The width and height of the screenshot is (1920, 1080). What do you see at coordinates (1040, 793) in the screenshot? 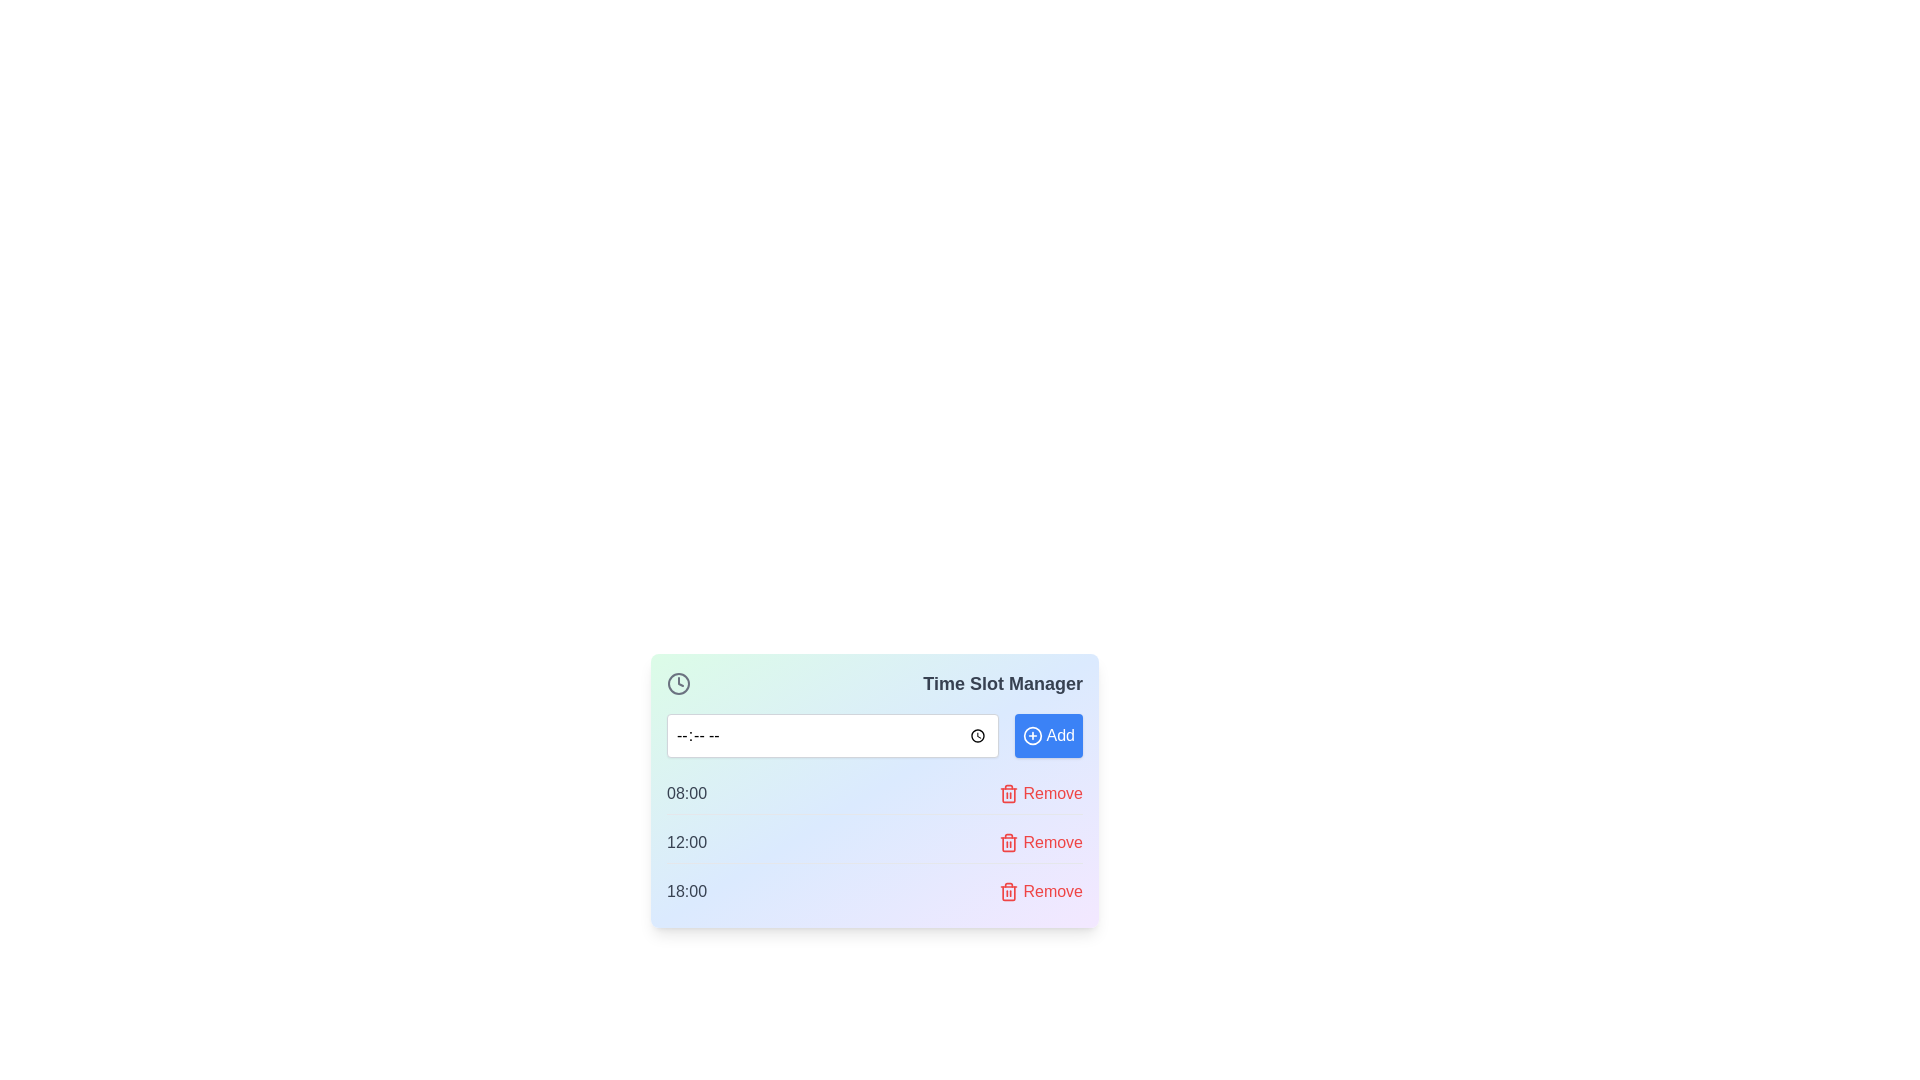
I see `the interactive button with an icon and text to remove the time slot '08:00' from the scheduled time slots` at bounding box center [1040, 793].